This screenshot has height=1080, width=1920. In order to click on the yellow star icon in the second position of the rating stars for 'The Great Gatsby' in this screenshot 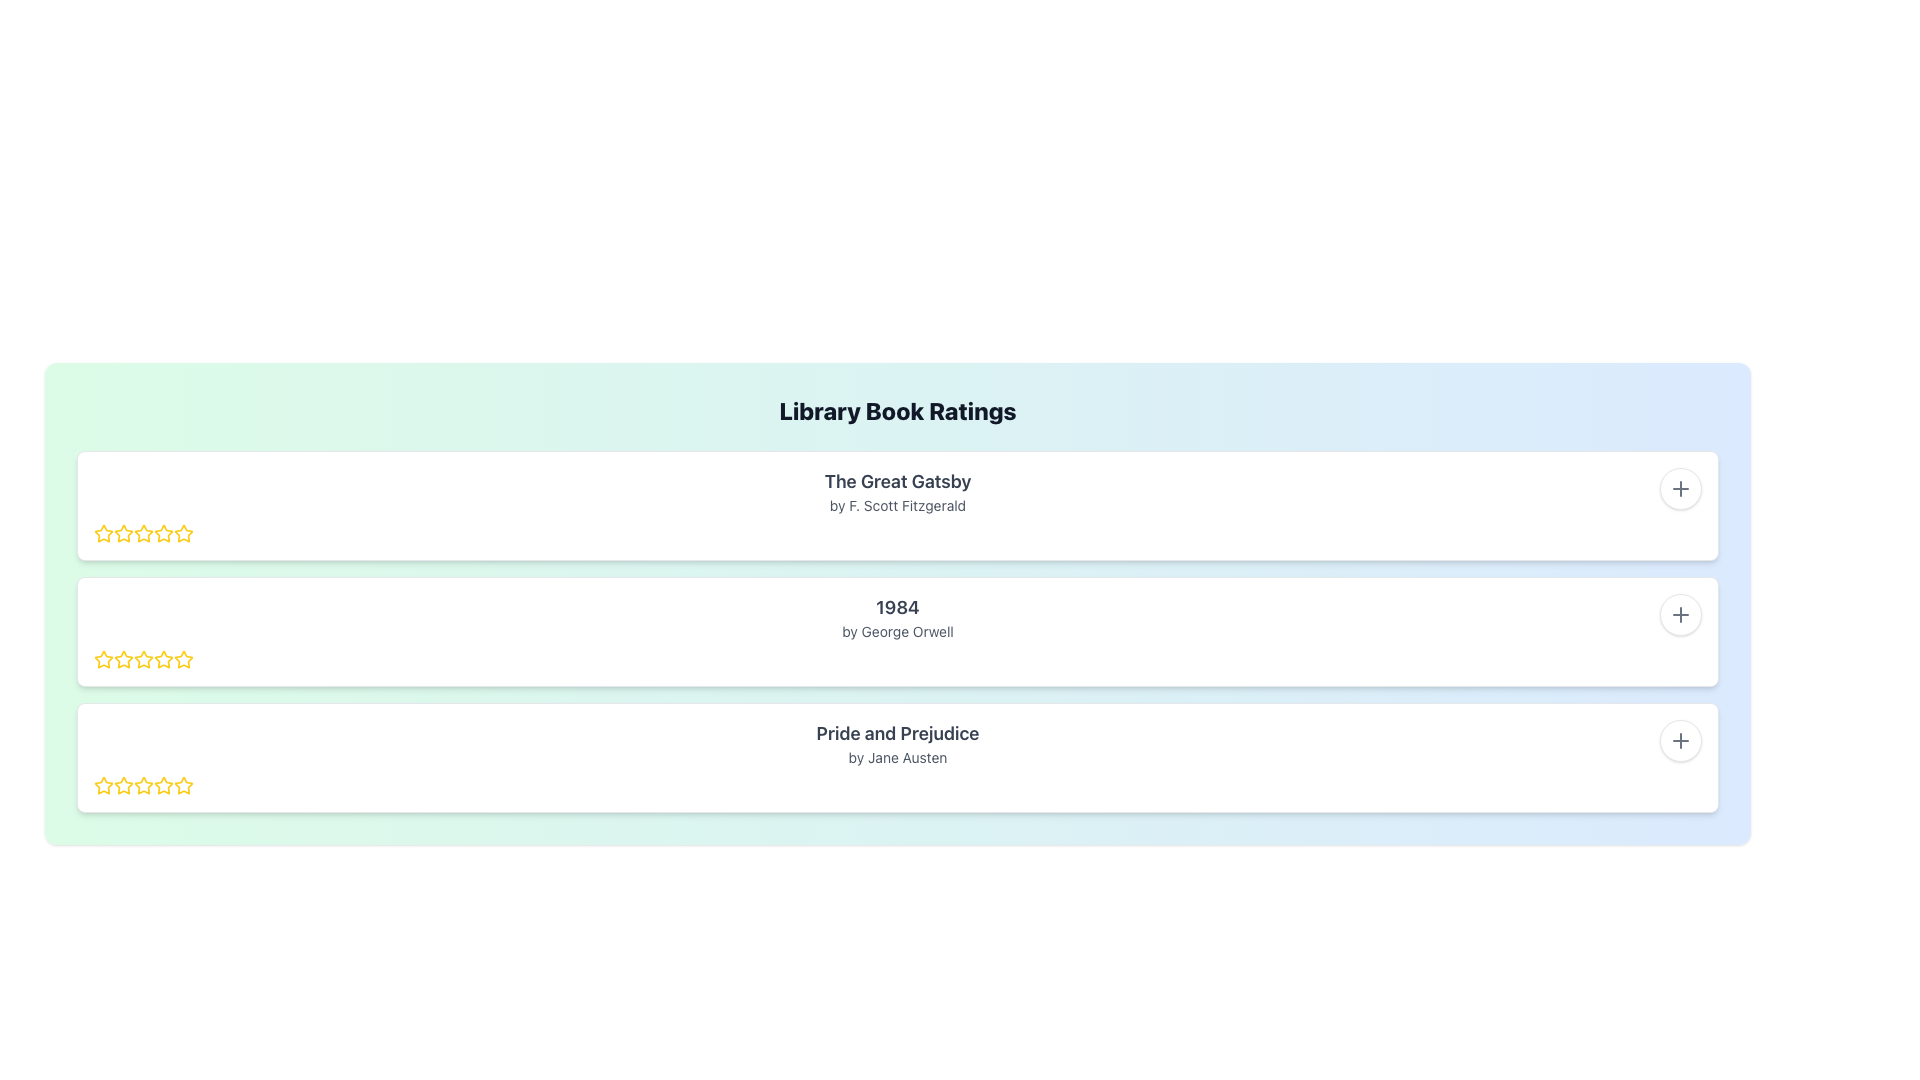, I will do `click(163, 532)`.